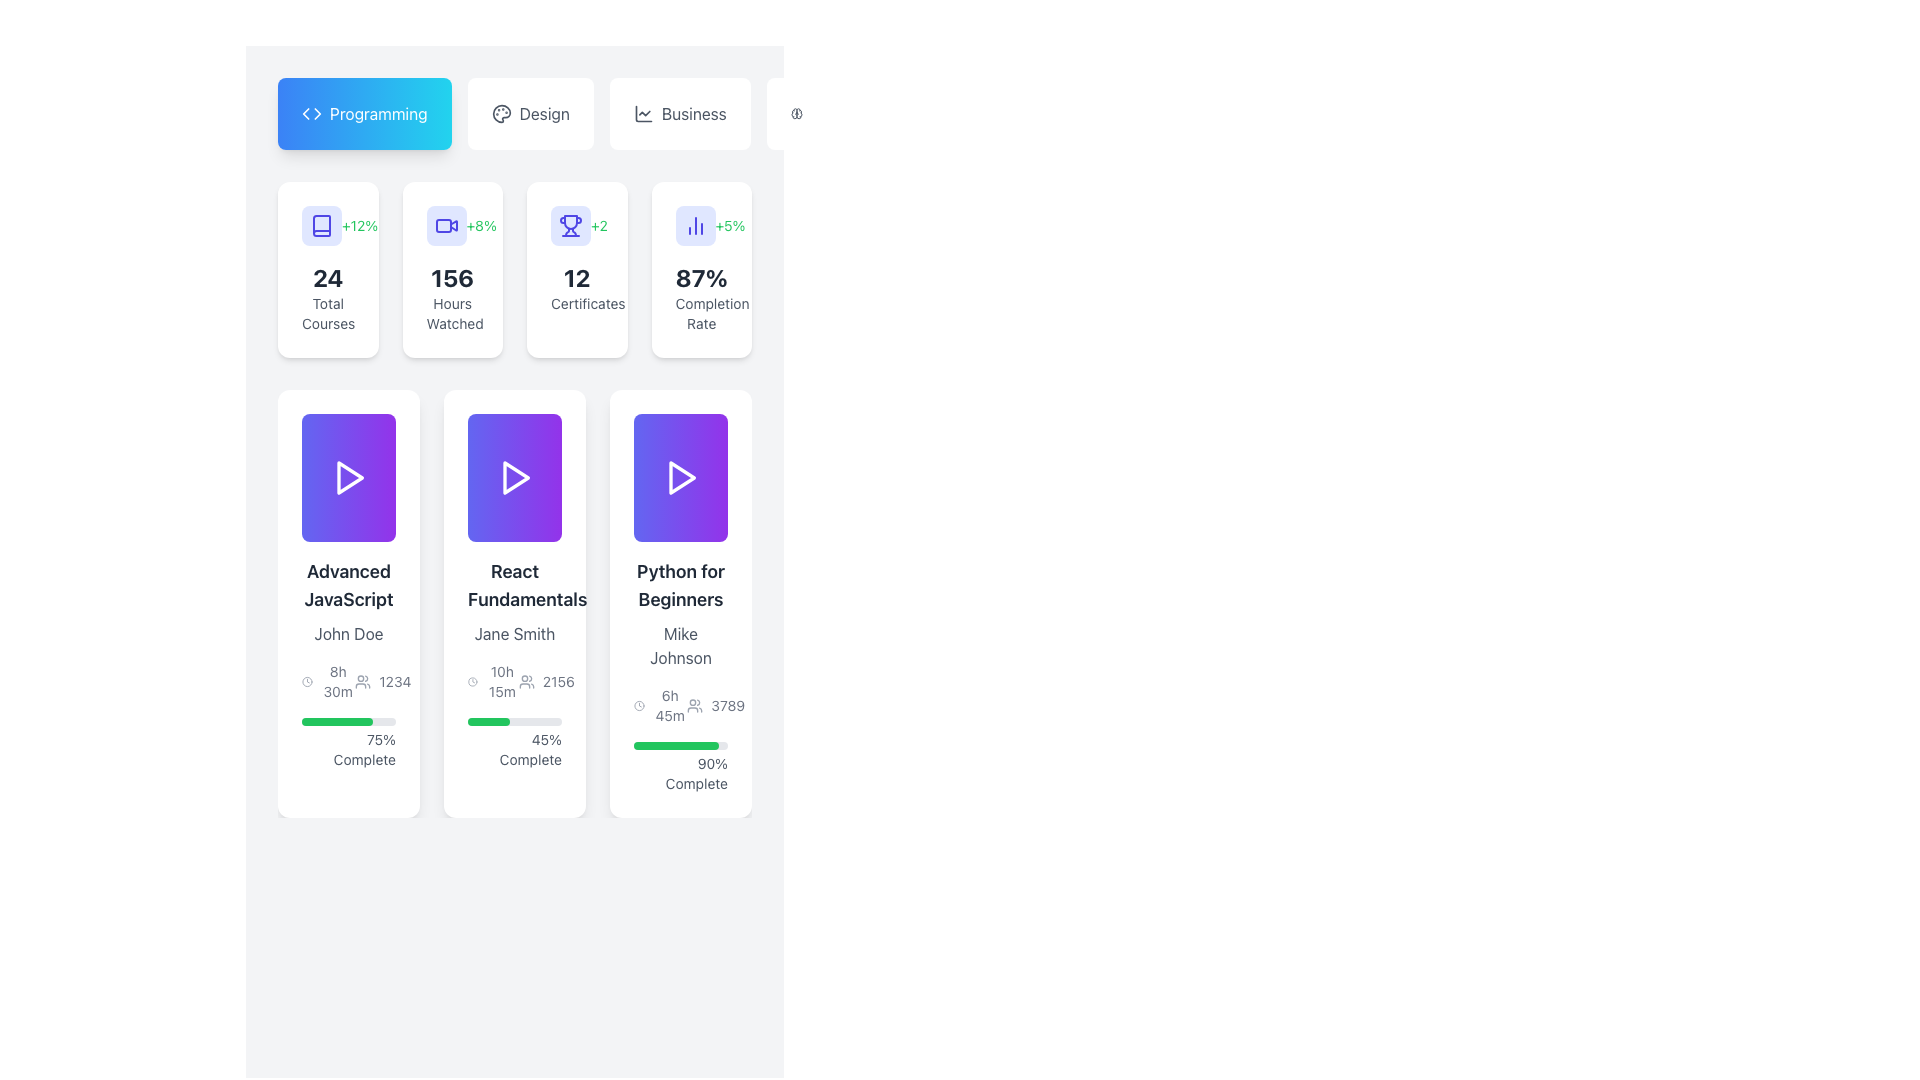 This screenshot has width=1920, height=1080. I want to click on the icon representing the 'Design' navigation tab, which is located to the left of the 'Design' text label in the navigation bar, so click(501, 114).